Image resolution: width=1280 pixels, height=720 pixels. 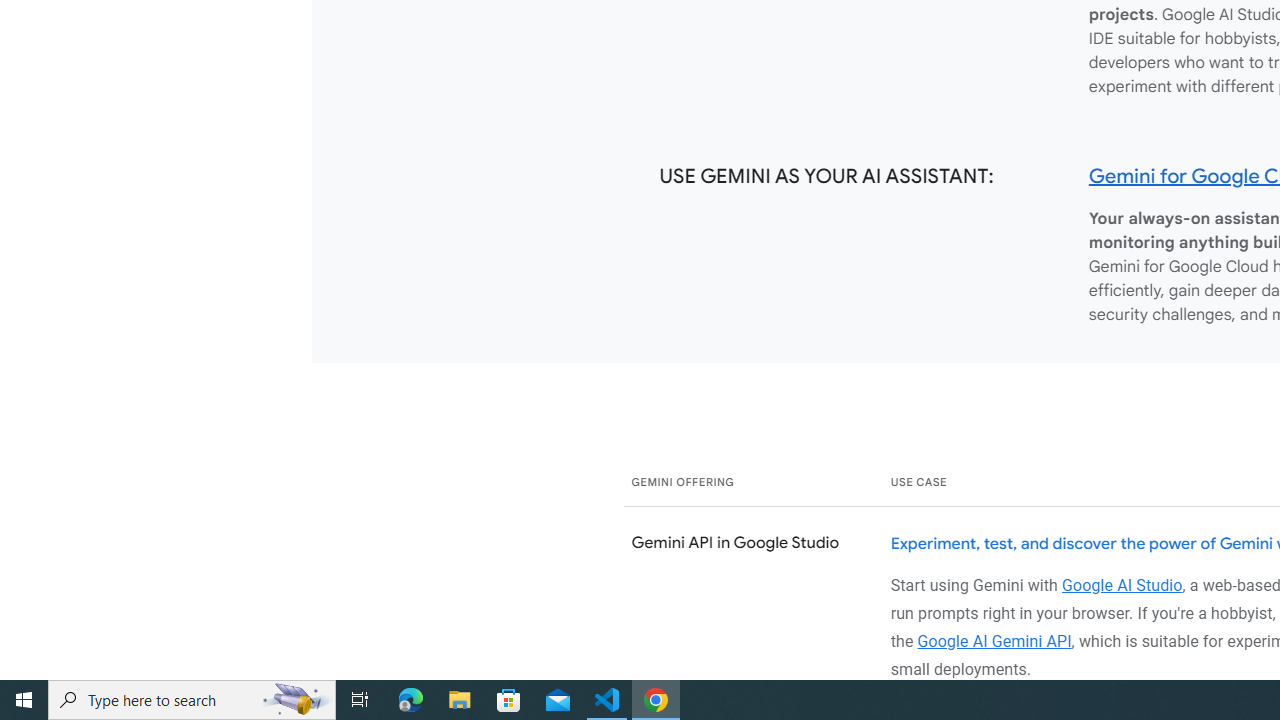 What do you see at coordinates (1122, 585) in the screenshot?
I see `'Google AI Studio'` at bounding box center [1122, 585].